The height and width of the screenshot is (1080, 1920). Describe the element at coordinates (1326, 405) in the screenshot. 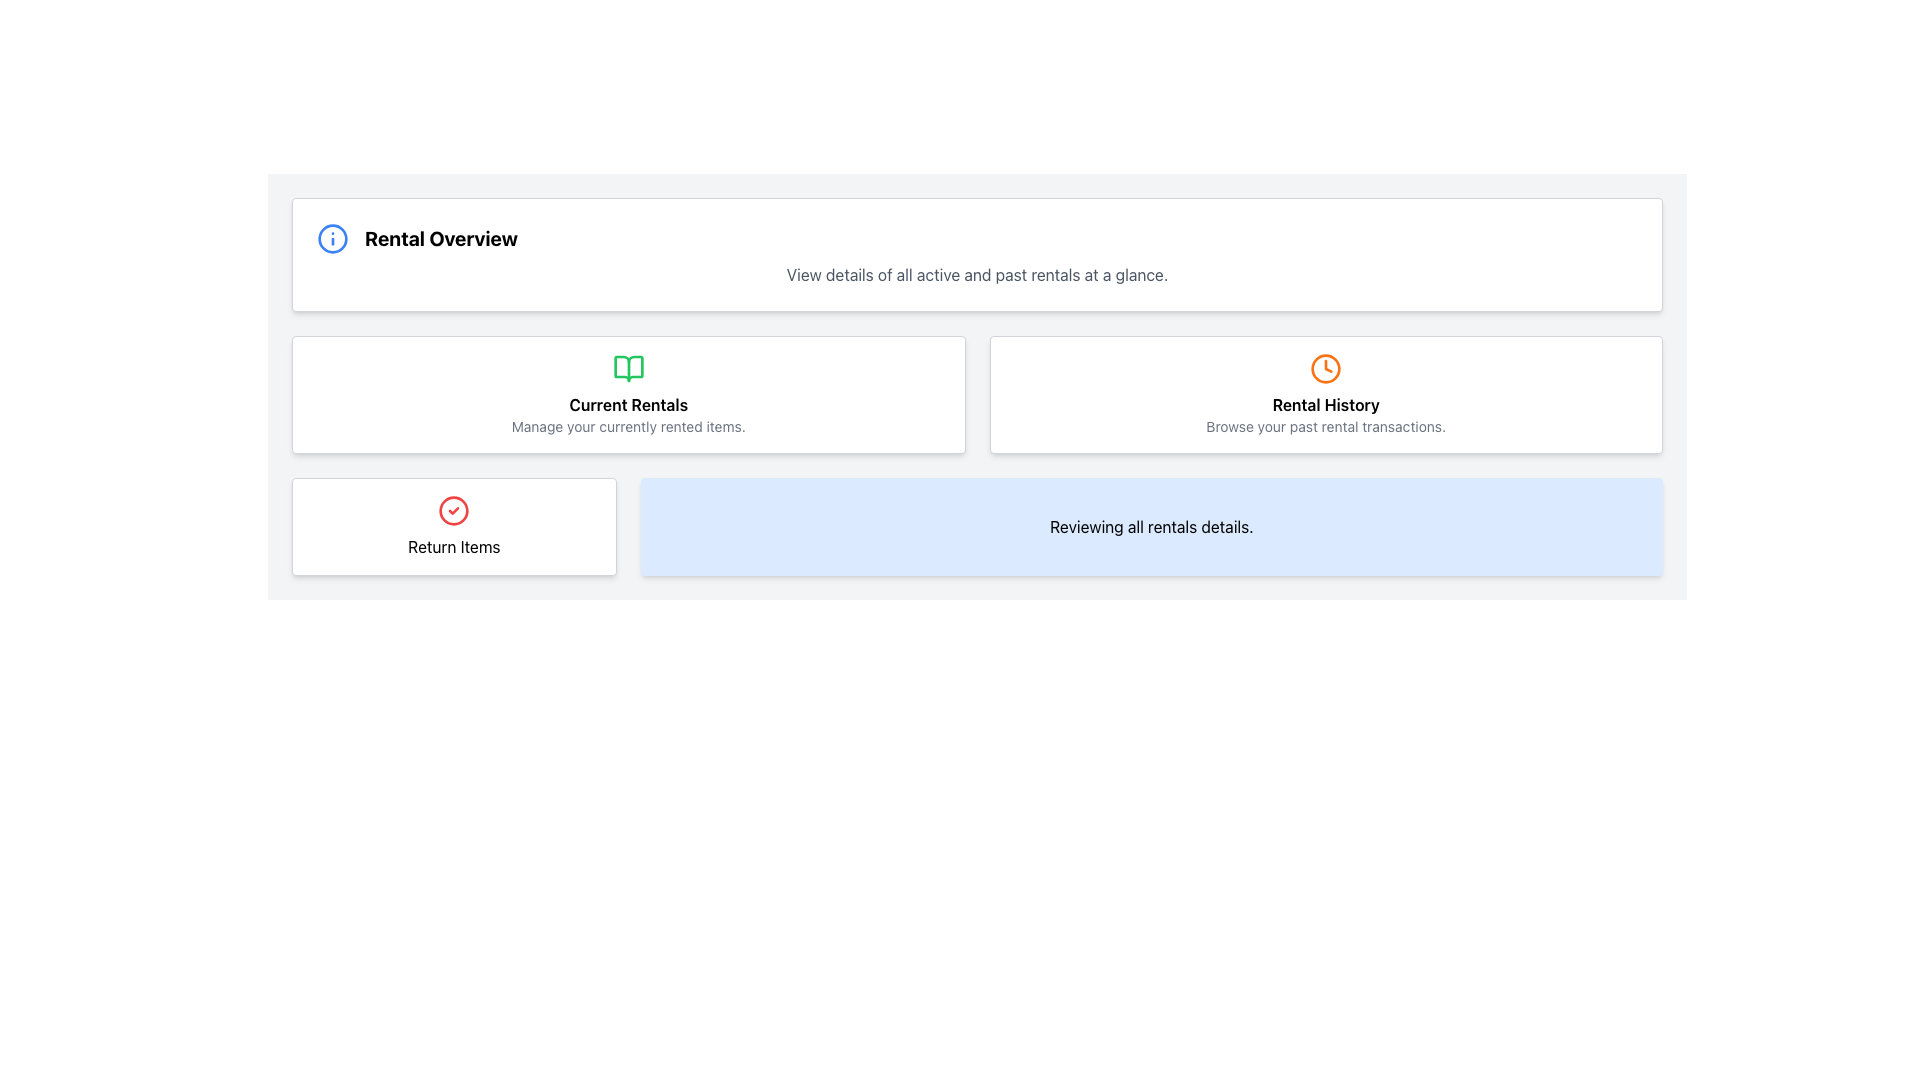

I see `title text of the card indicating access to historical rental transactions, located in the upper-right box of the grid layout beneath the 'Rental Overview' section` at that location.